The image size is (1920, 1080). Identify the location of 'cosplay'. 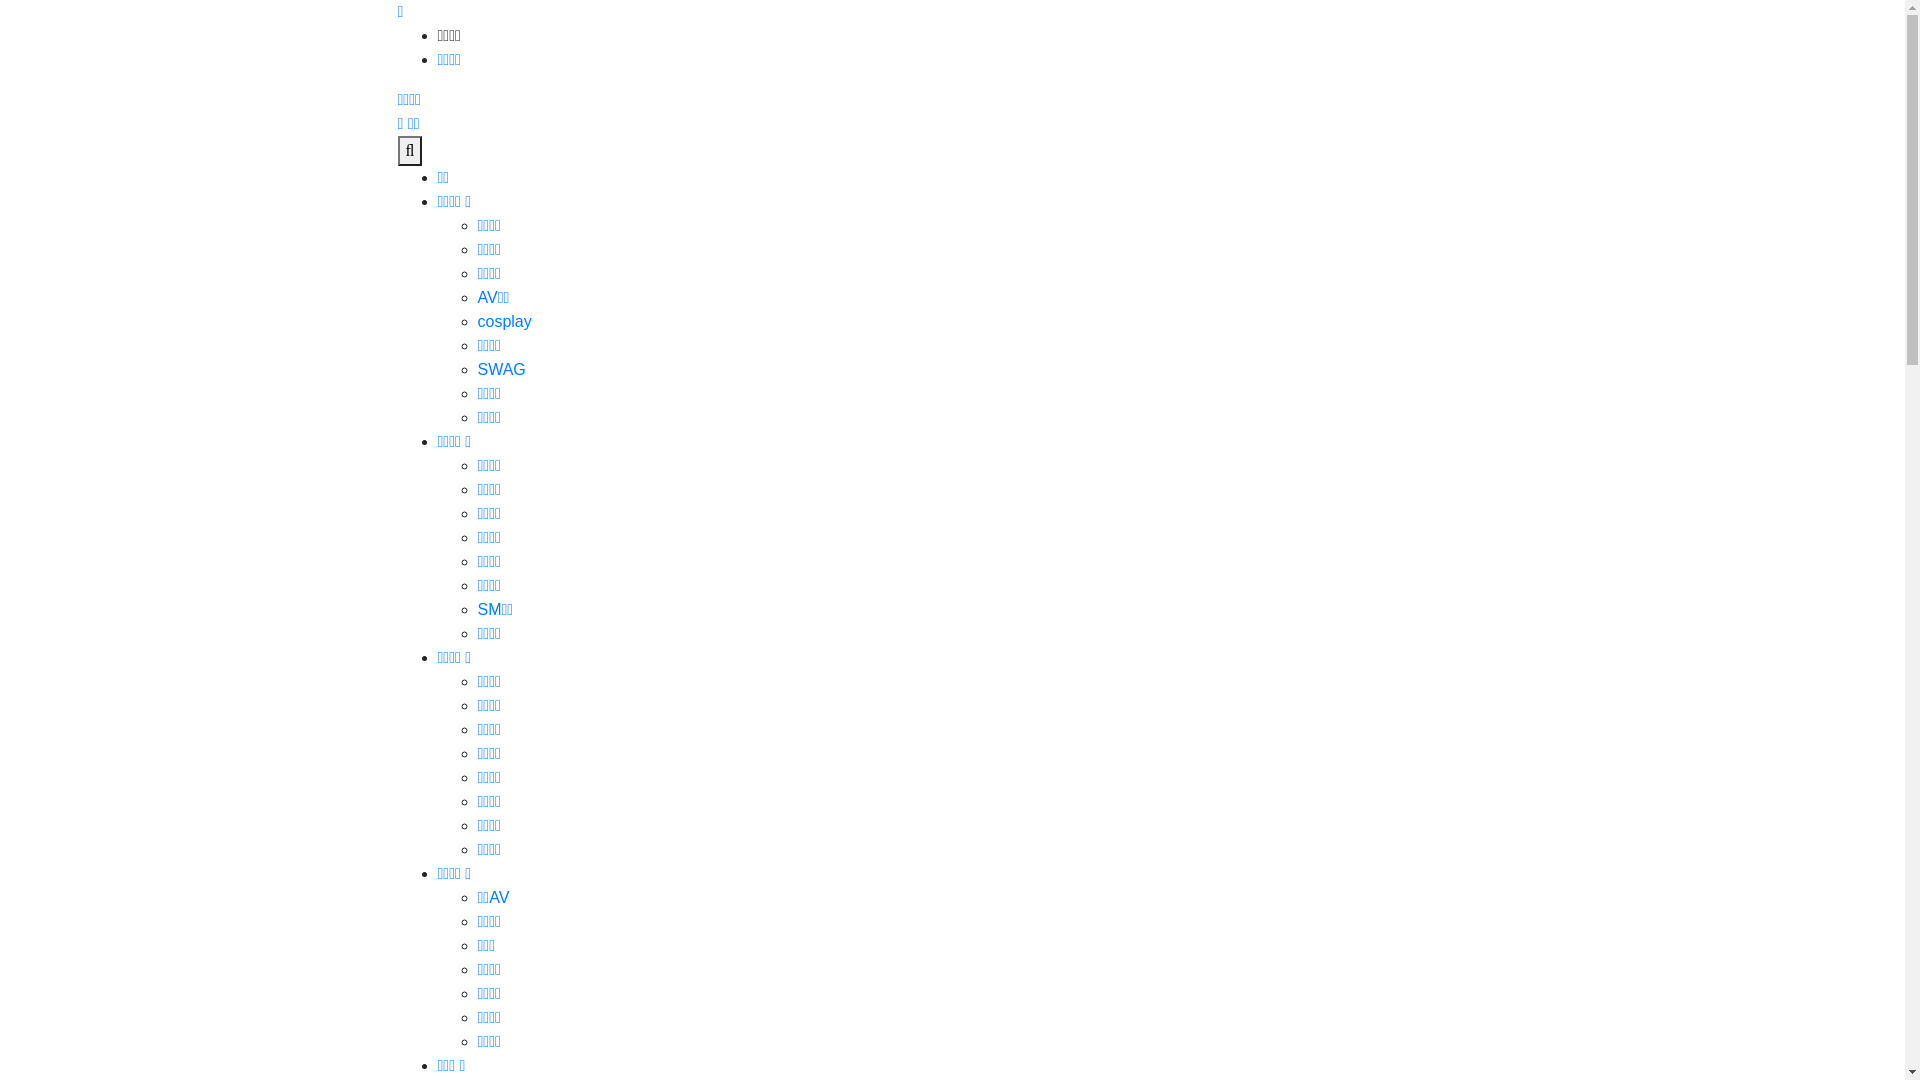
(504, 320).